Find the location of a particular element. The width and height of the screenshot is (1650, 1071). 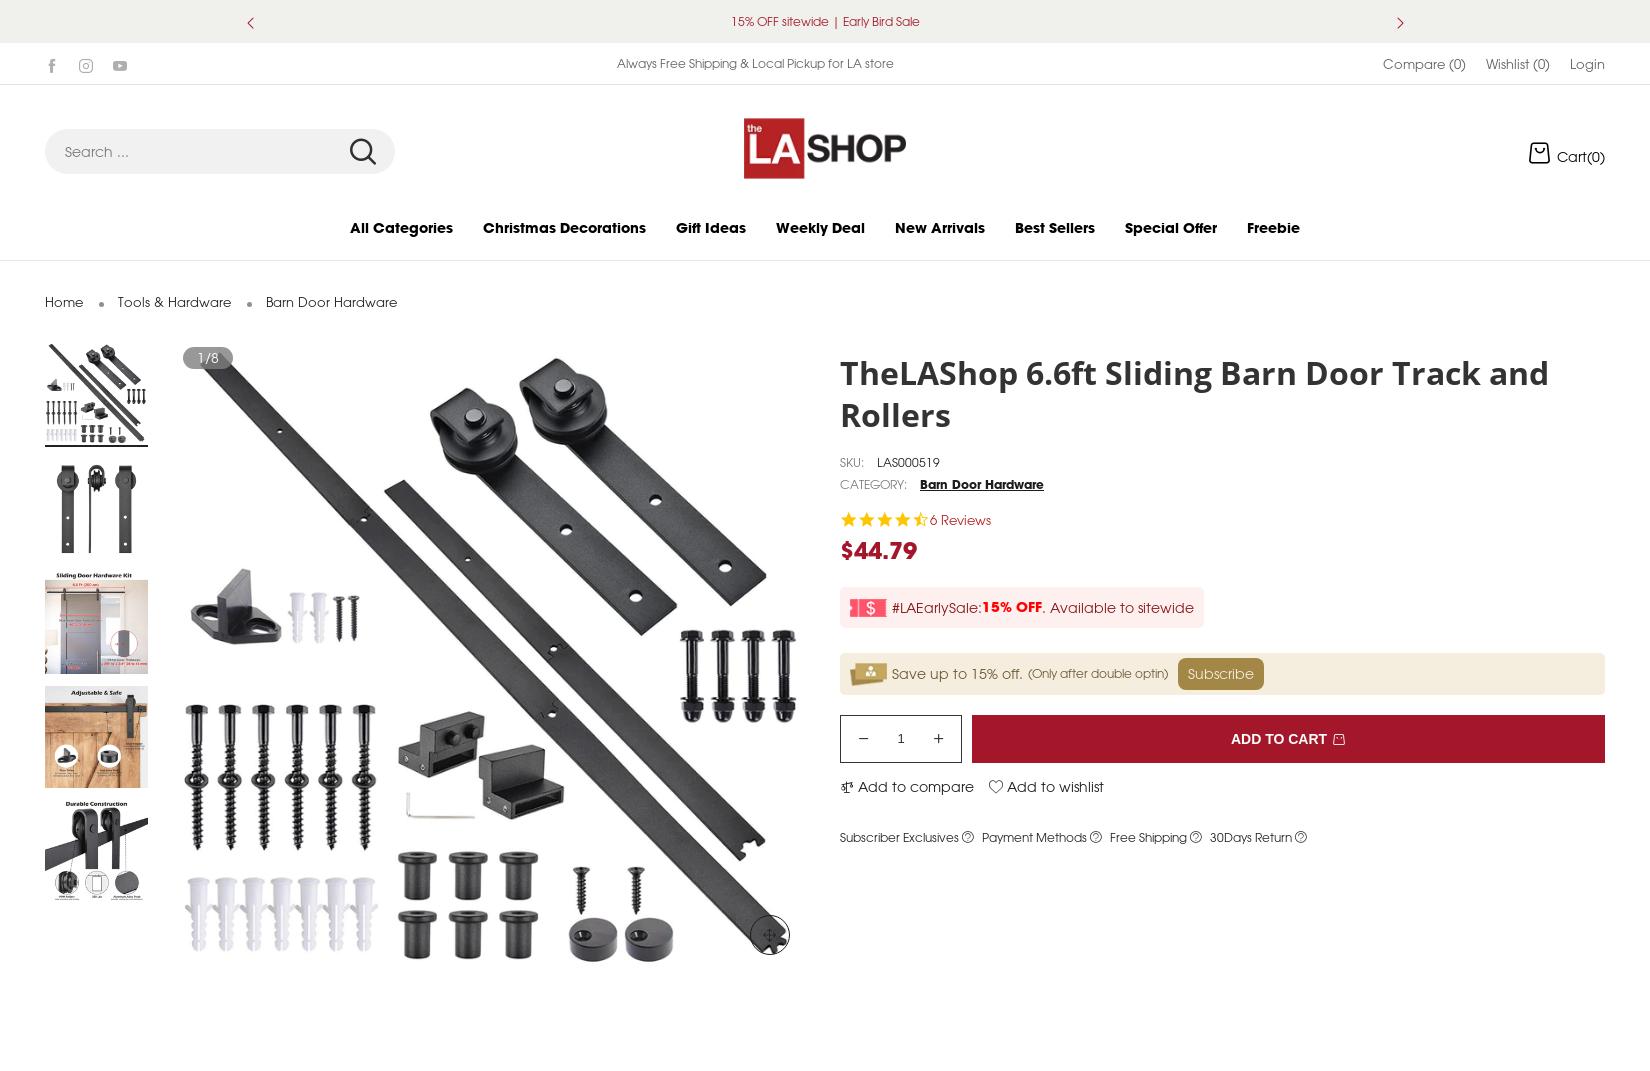

'Special Offer' is located at coordinates (1171, 249).